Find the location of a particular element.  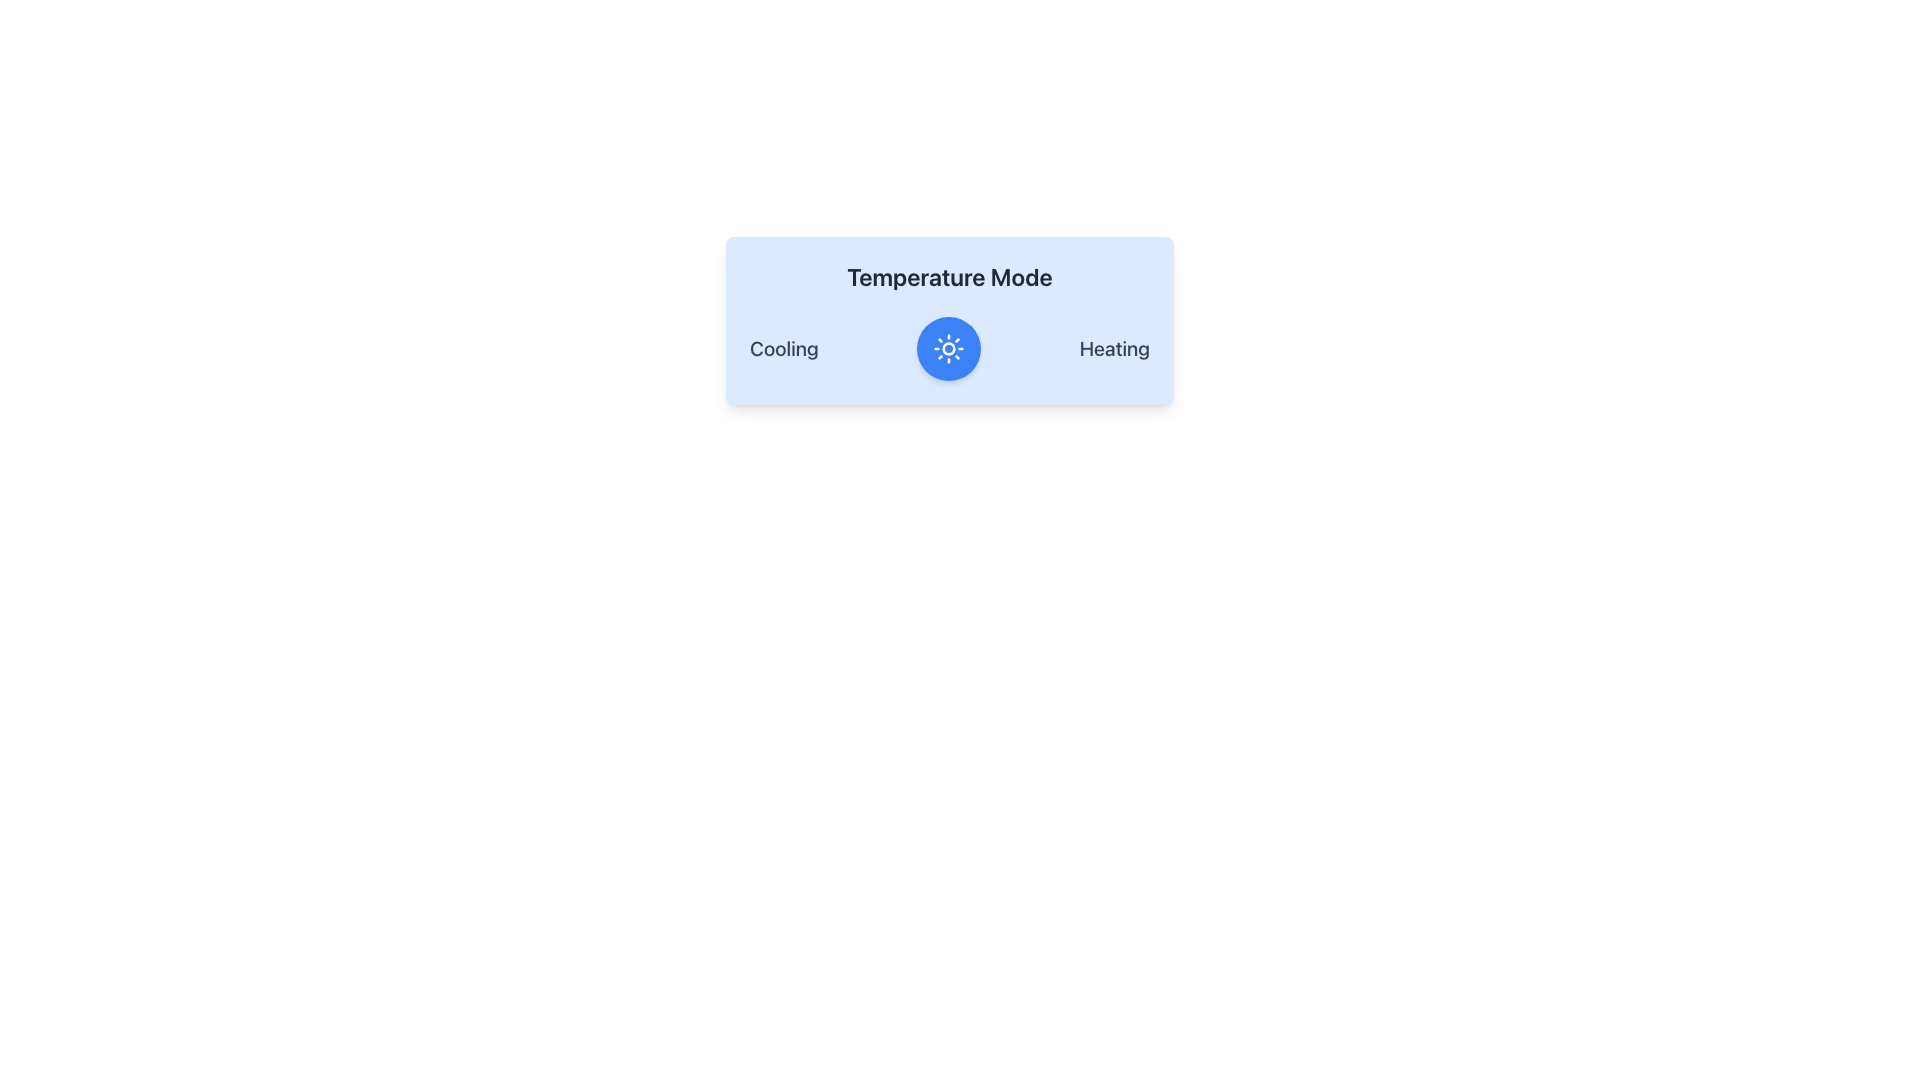

the 'Heating' mode text label located in the rightmost position among its siblings in the temperature setting interface is located at coordinates (1113, 347).